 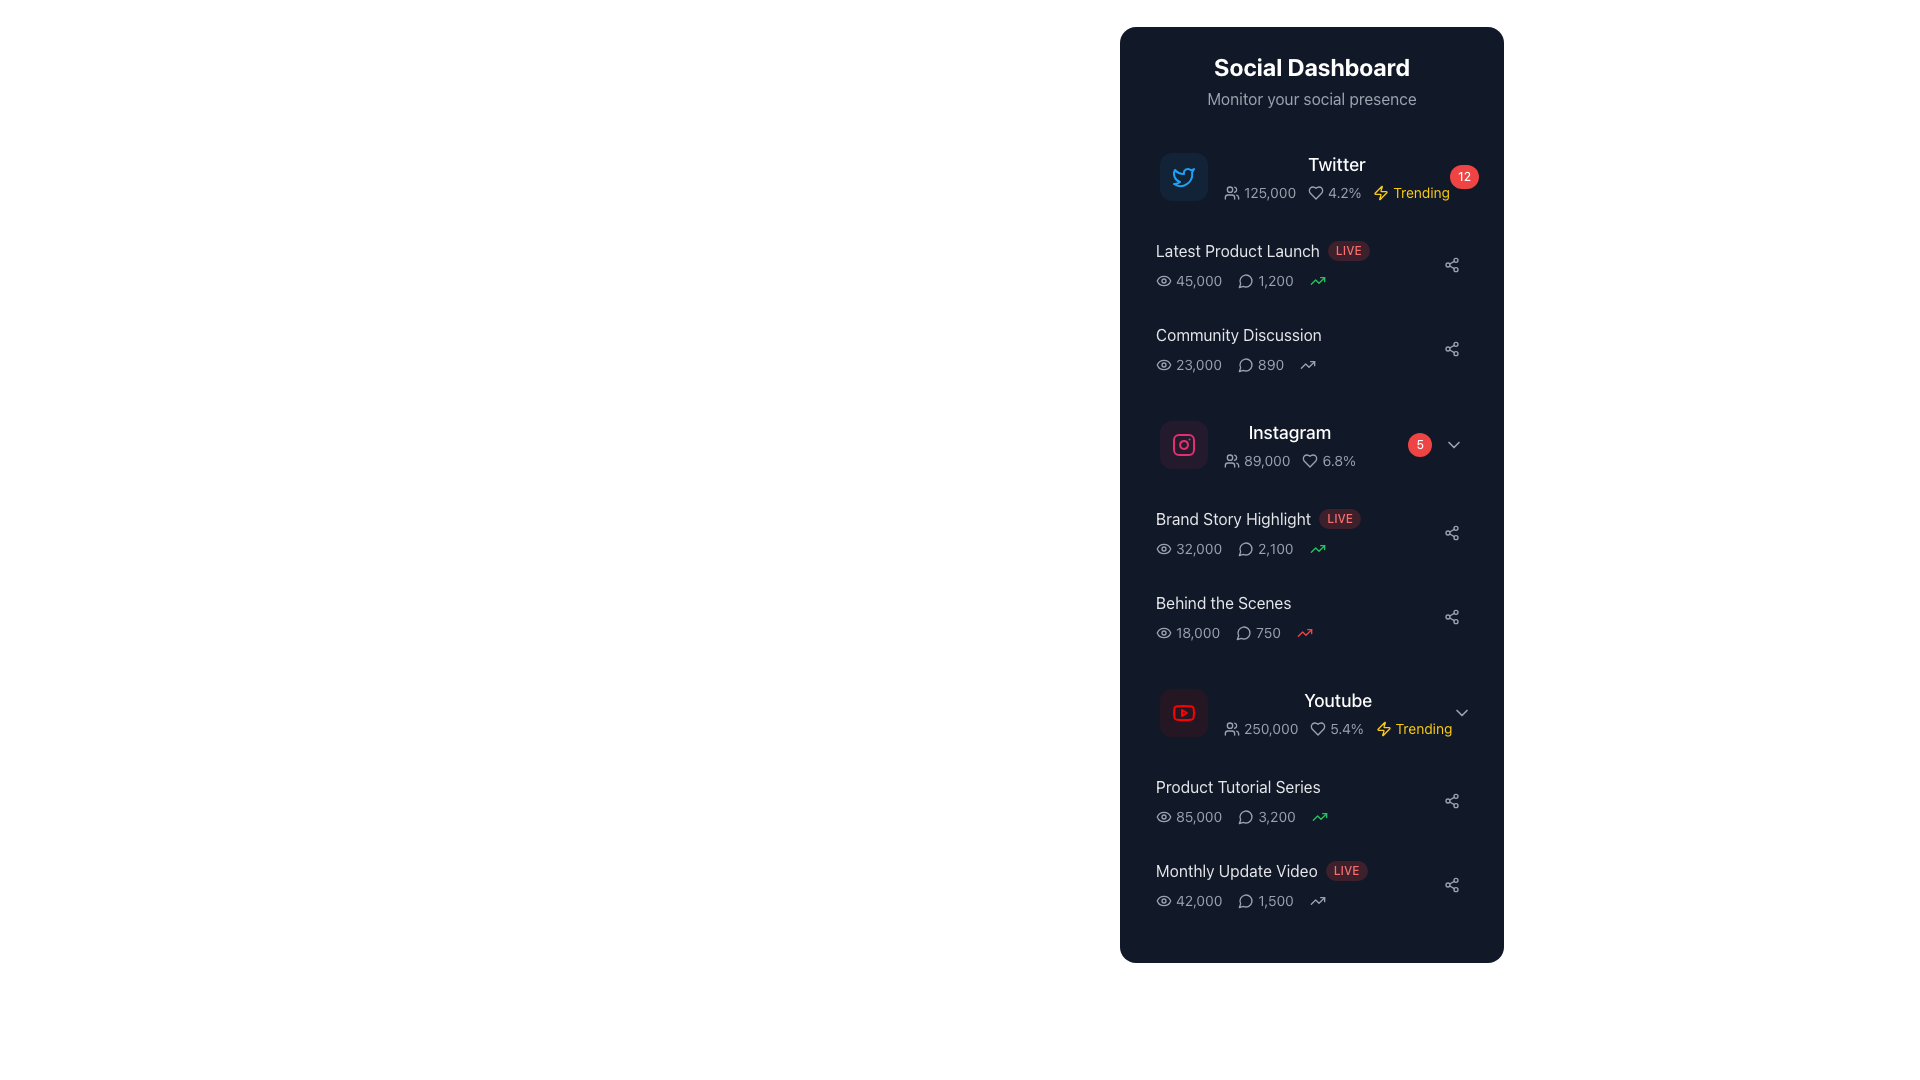 What do you see at coordinates (1501, 176) in the screenshot?
I see `the chevron icon located to the right of the red badge labeled '12' and vertically aligned with the 'Twitter' text in the 'Social Dashboard'` at bounding box center [1501, 176].